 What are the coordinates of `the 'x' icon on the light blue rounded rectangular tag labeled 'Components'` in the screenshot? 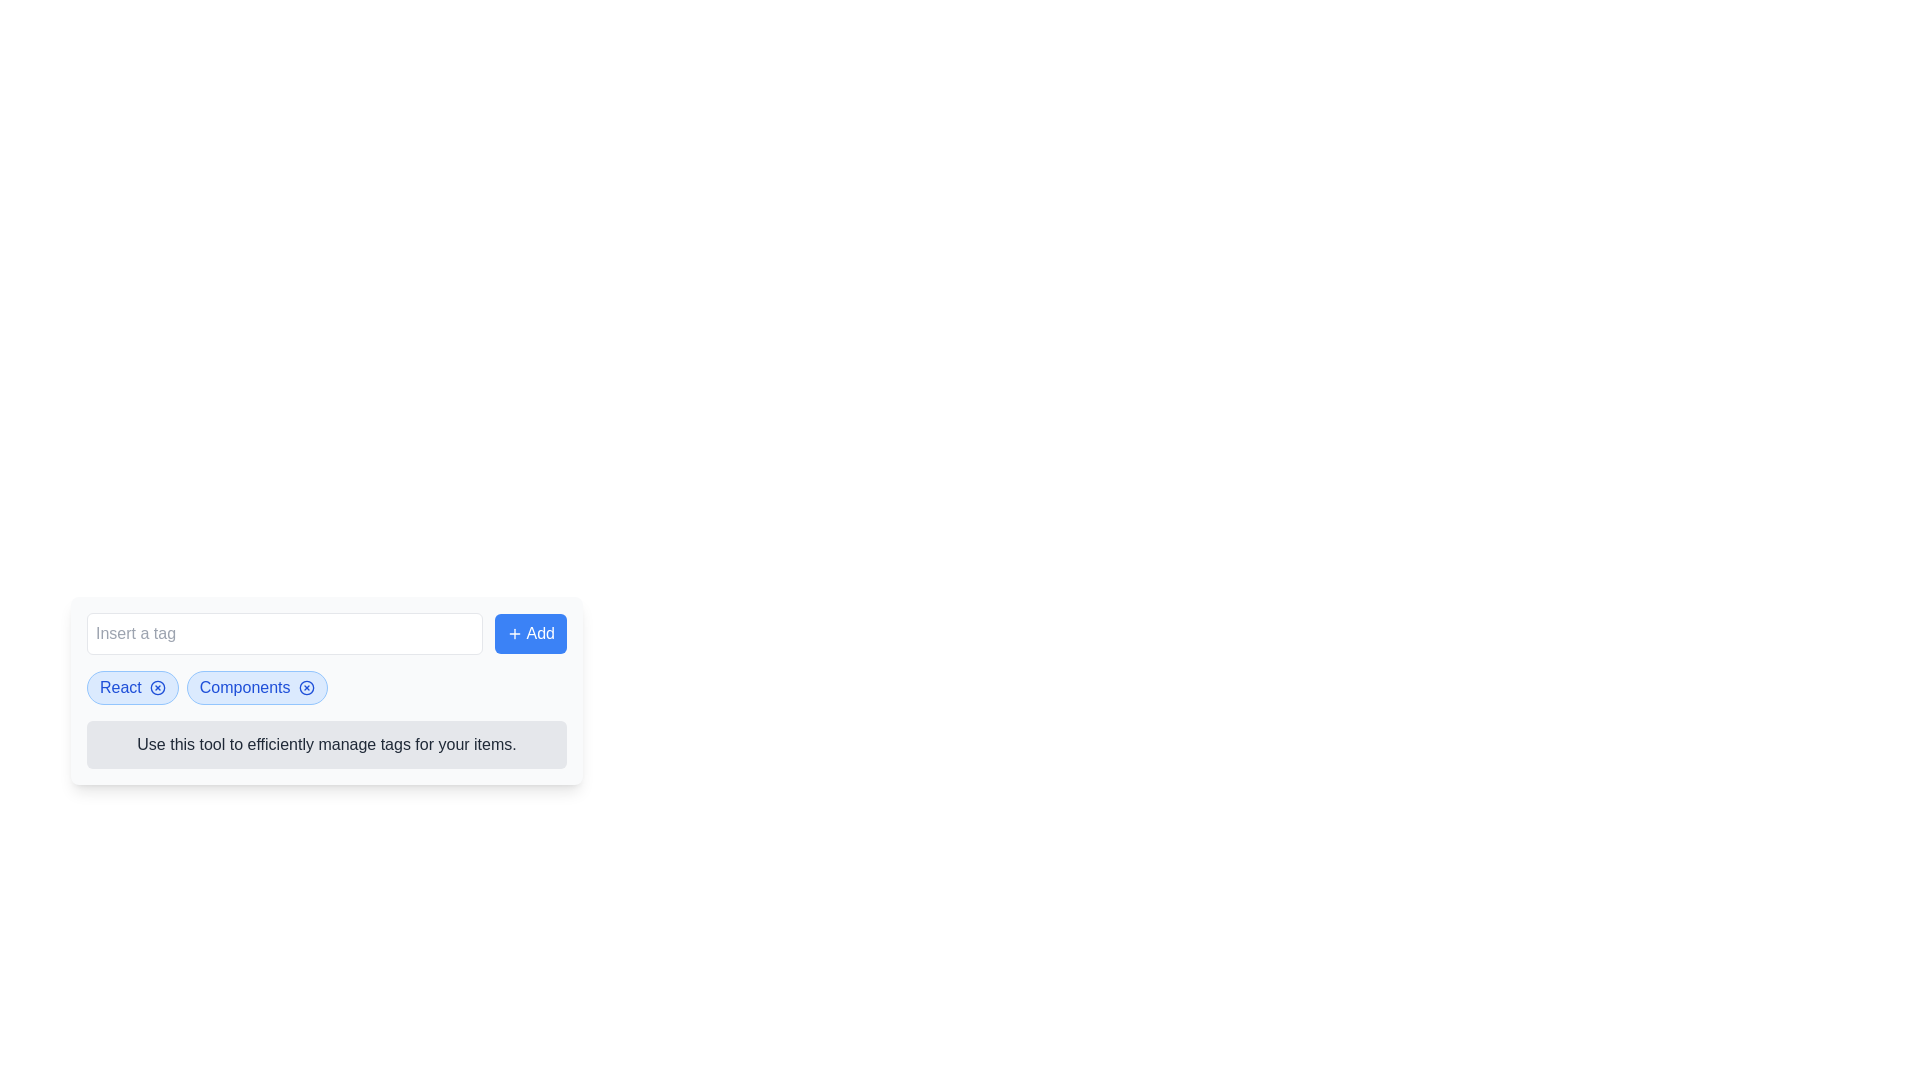 It's located at (256, 686).